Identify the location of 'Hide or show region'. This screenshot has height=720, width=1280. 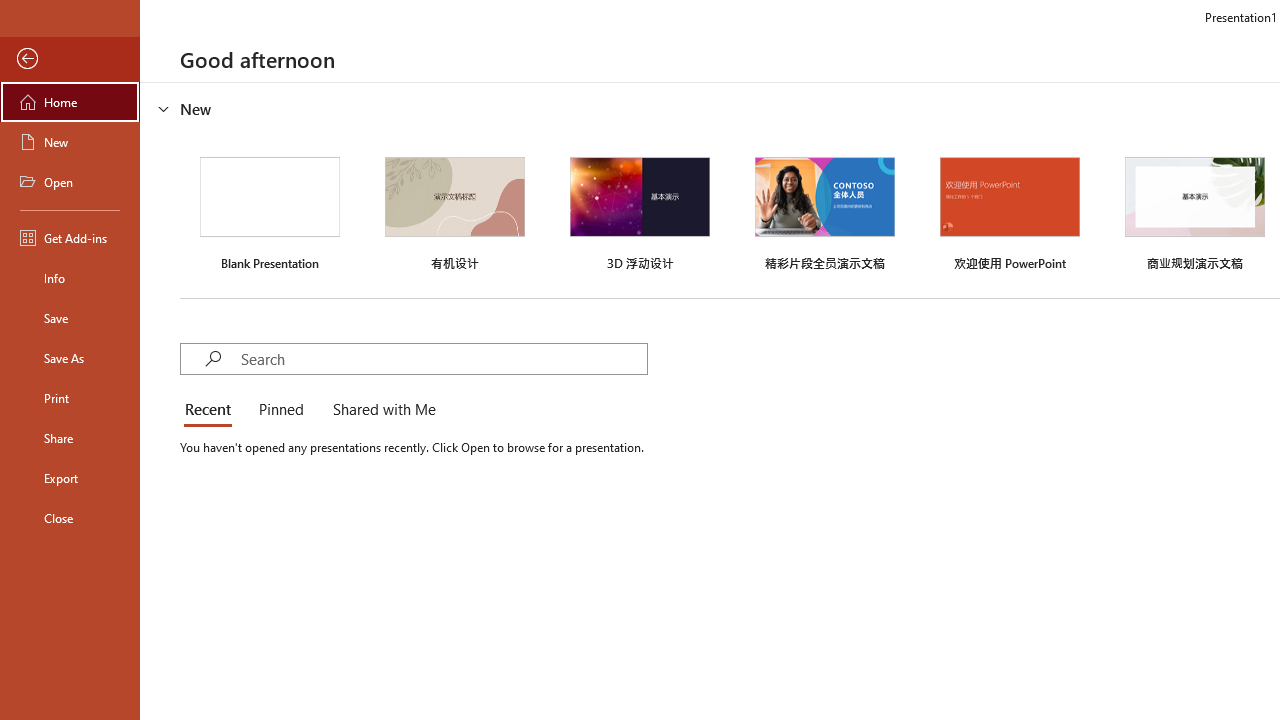
(164, 109).